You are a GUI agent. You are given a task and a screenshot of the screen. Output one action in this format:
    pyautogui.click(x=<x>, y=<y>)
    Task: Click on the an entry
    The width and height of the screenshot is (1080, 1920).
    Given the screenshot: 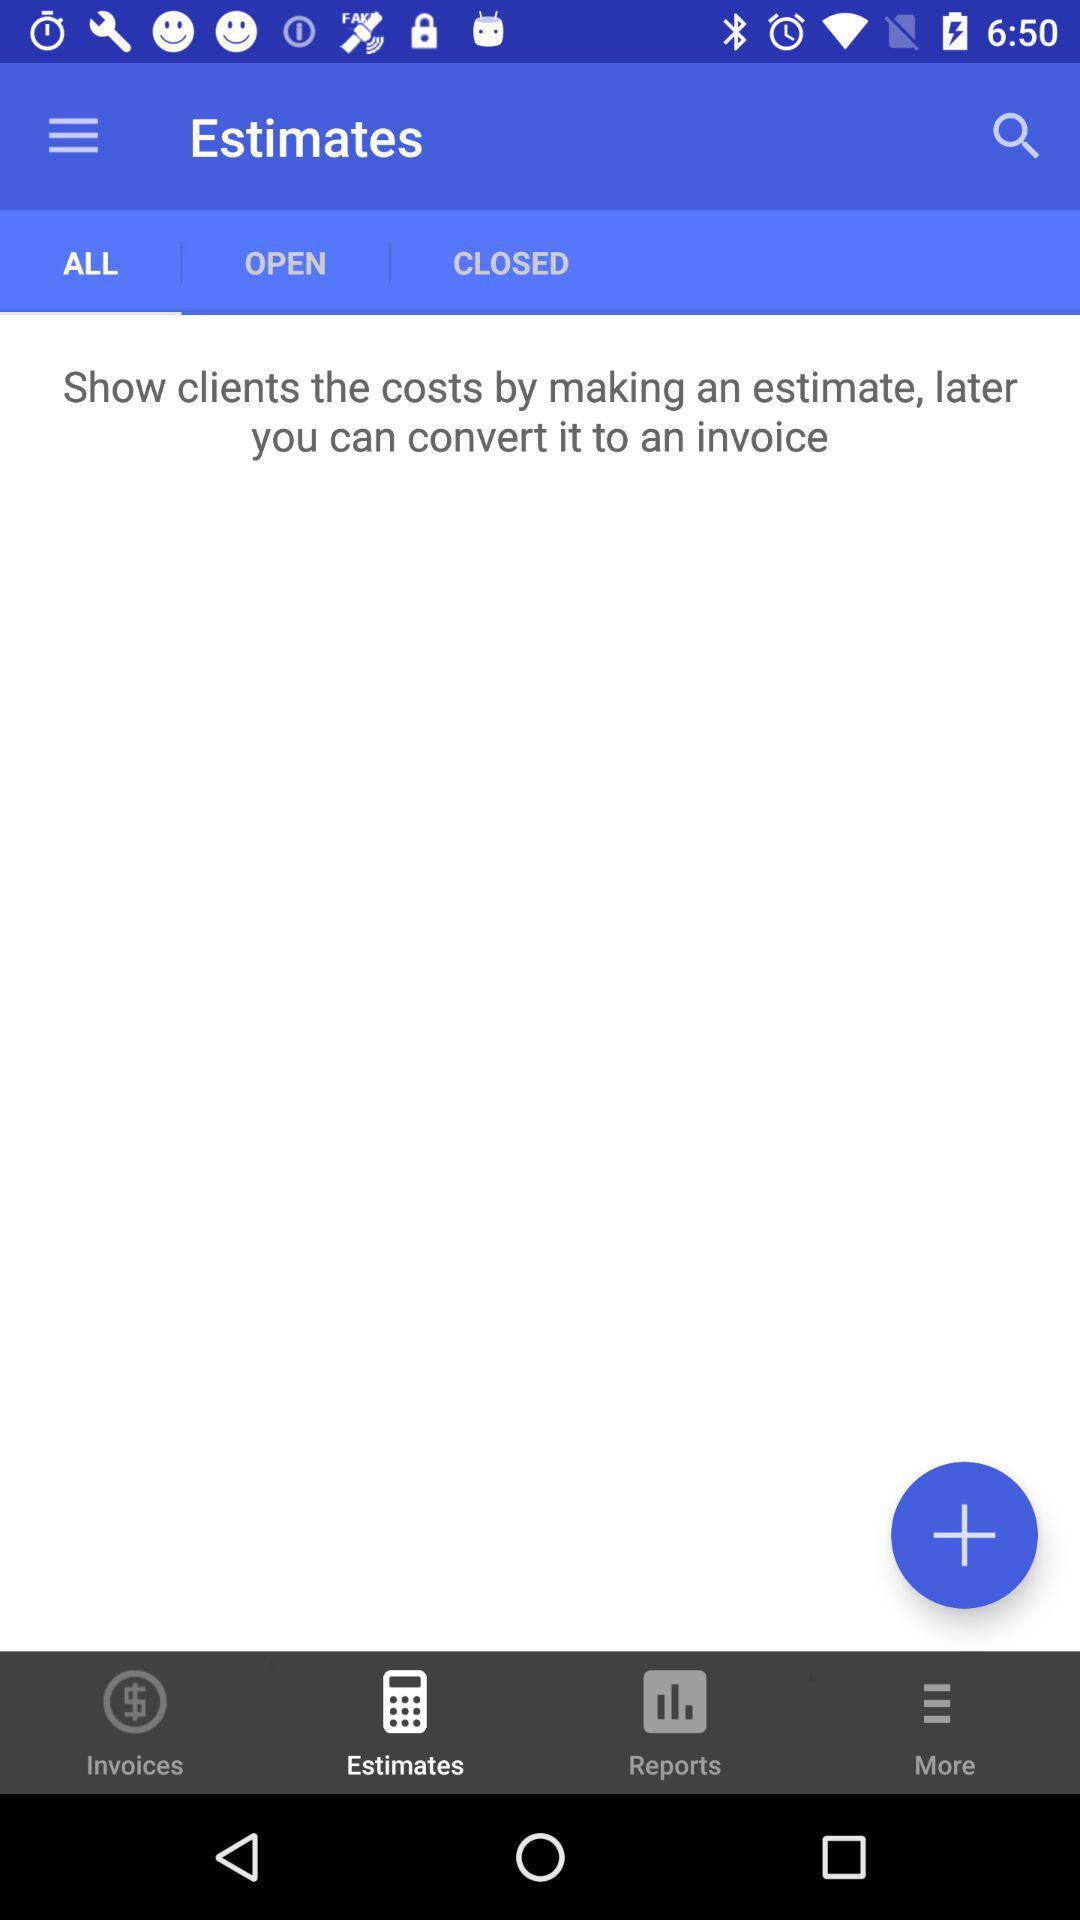 What is the action you would take?
    pyautogui.click(x=963, y=1534)
    